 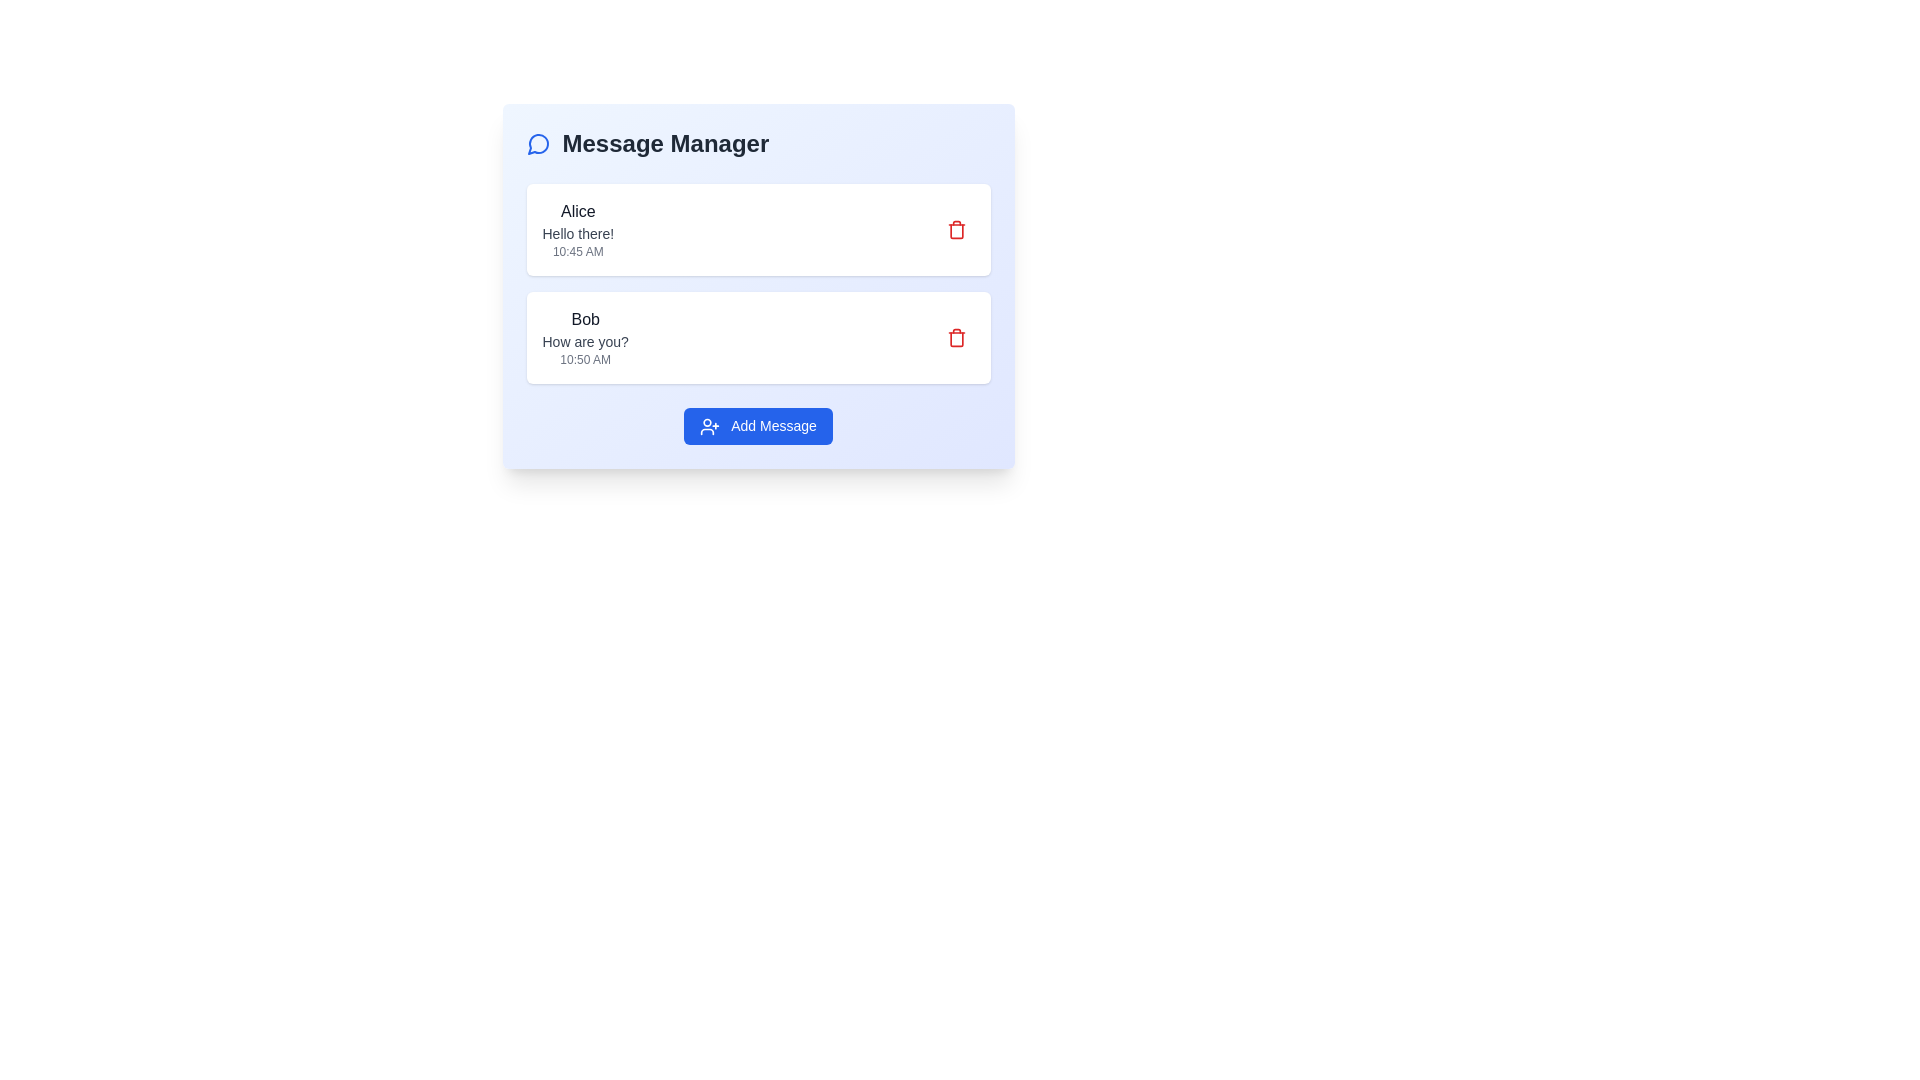 What do you see at coordinates (584, 319) in the screenshot?
I see `the static text label displaying the sender name 'Bob' at the top of the second card in the message manager interface` at bounding box center [584, 319].